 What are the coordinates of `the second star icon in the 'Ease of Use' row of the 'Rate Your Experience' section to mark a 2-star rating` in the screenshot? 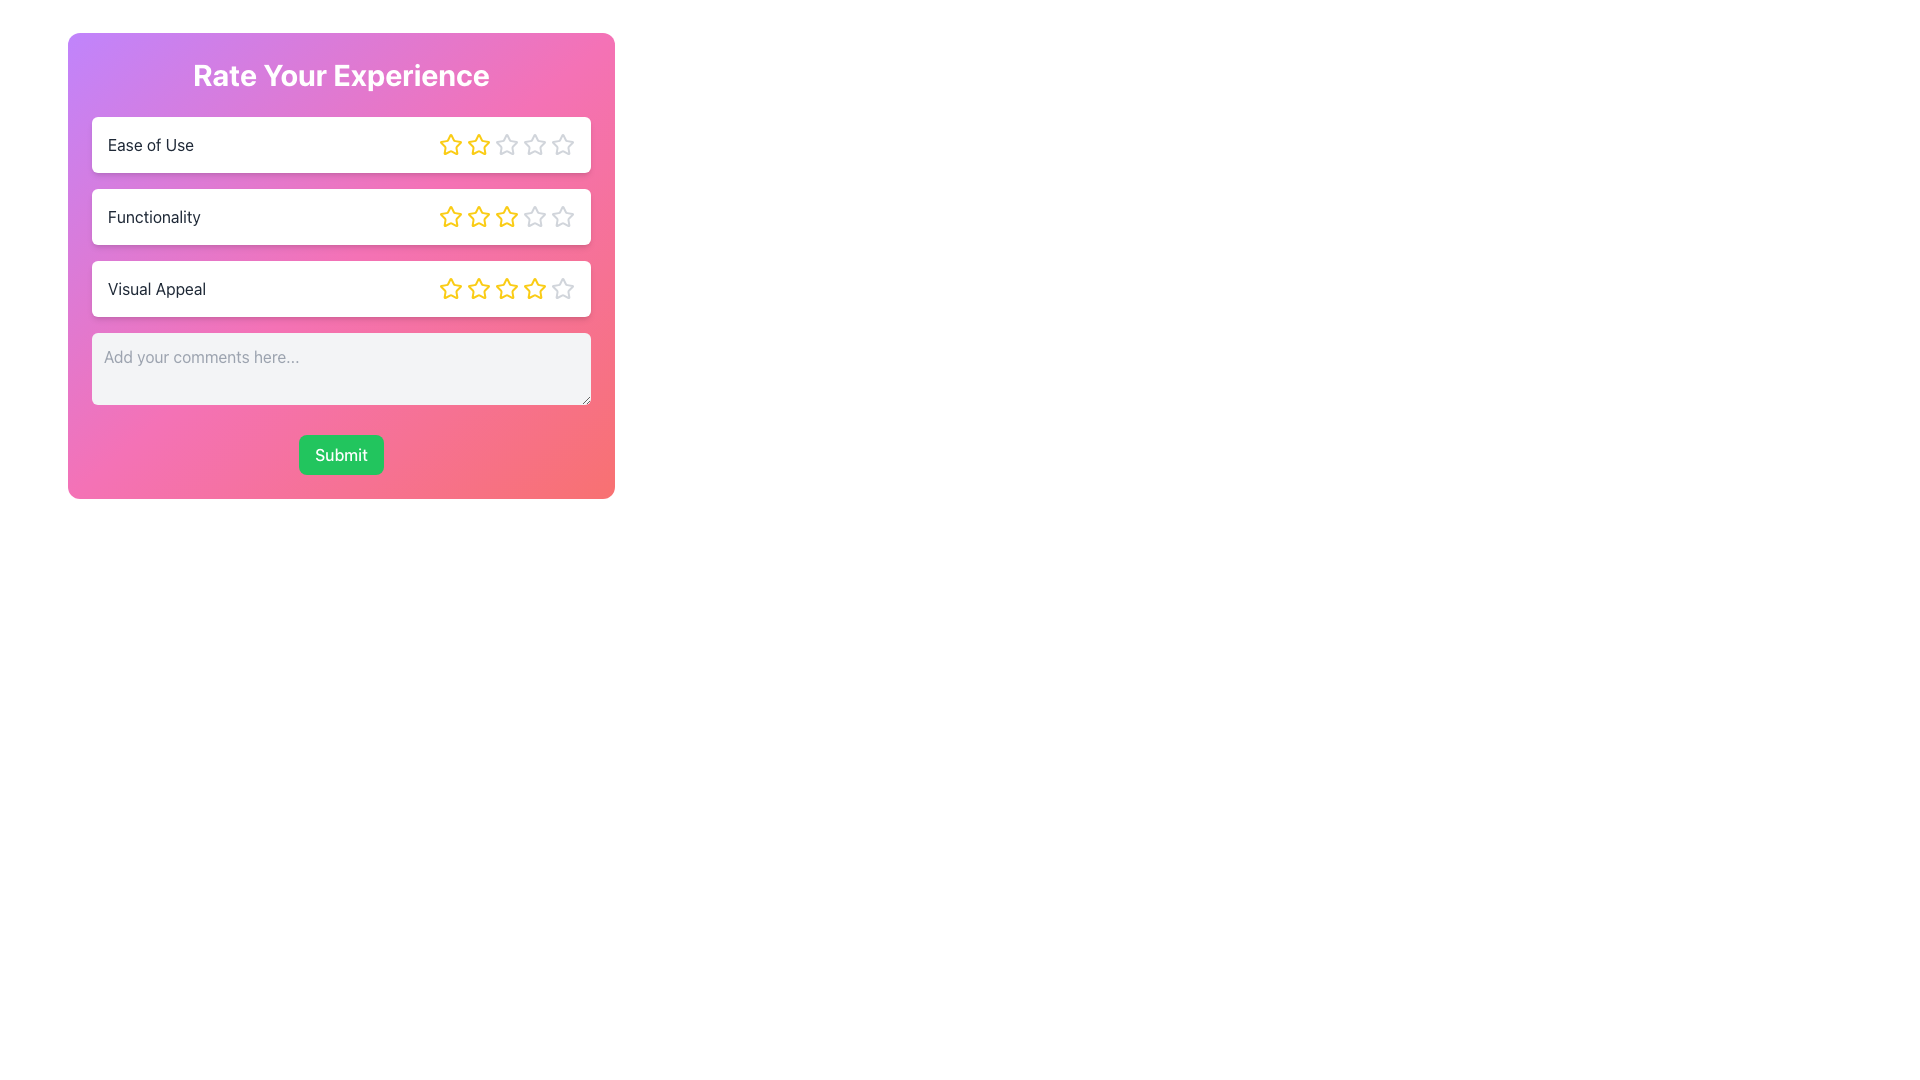 It's located at (478, 143).